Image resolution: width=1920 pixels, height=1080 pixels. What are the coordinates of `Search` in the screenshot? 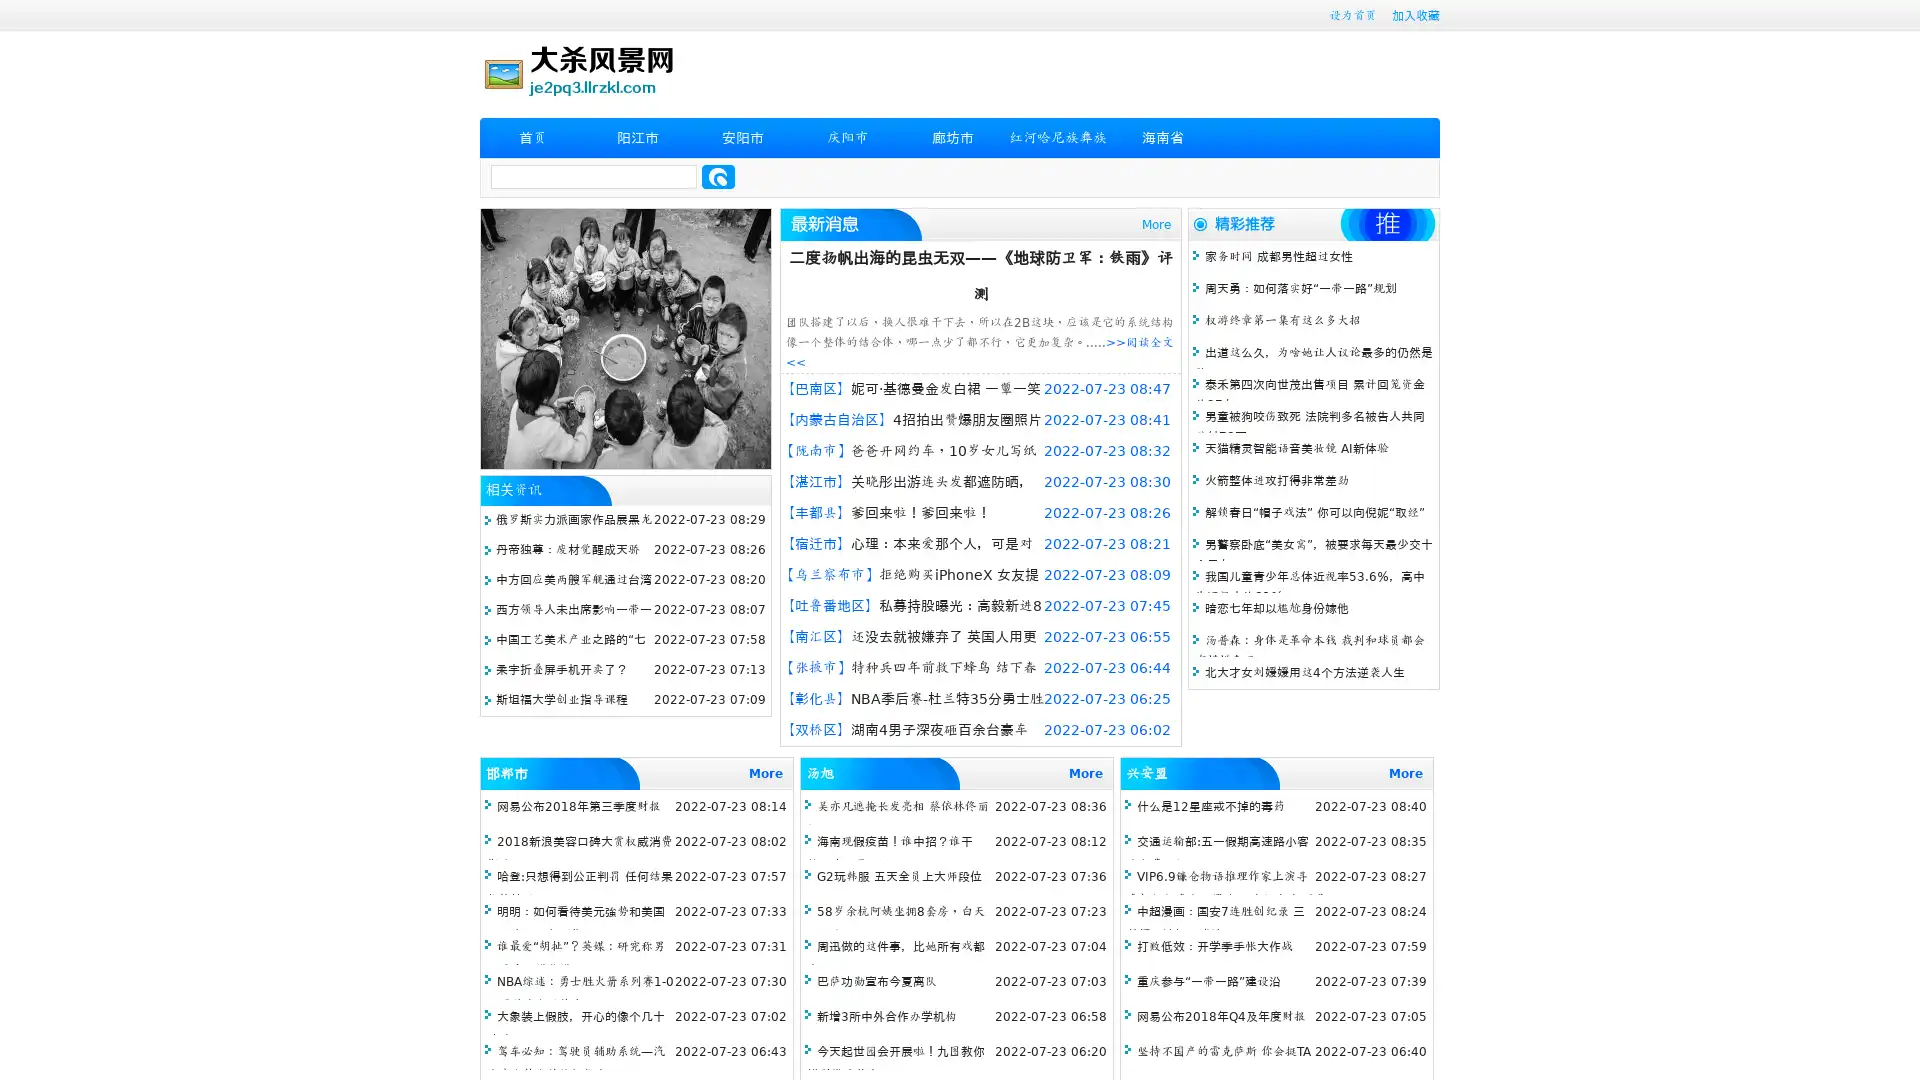 It's located at (718, 176).